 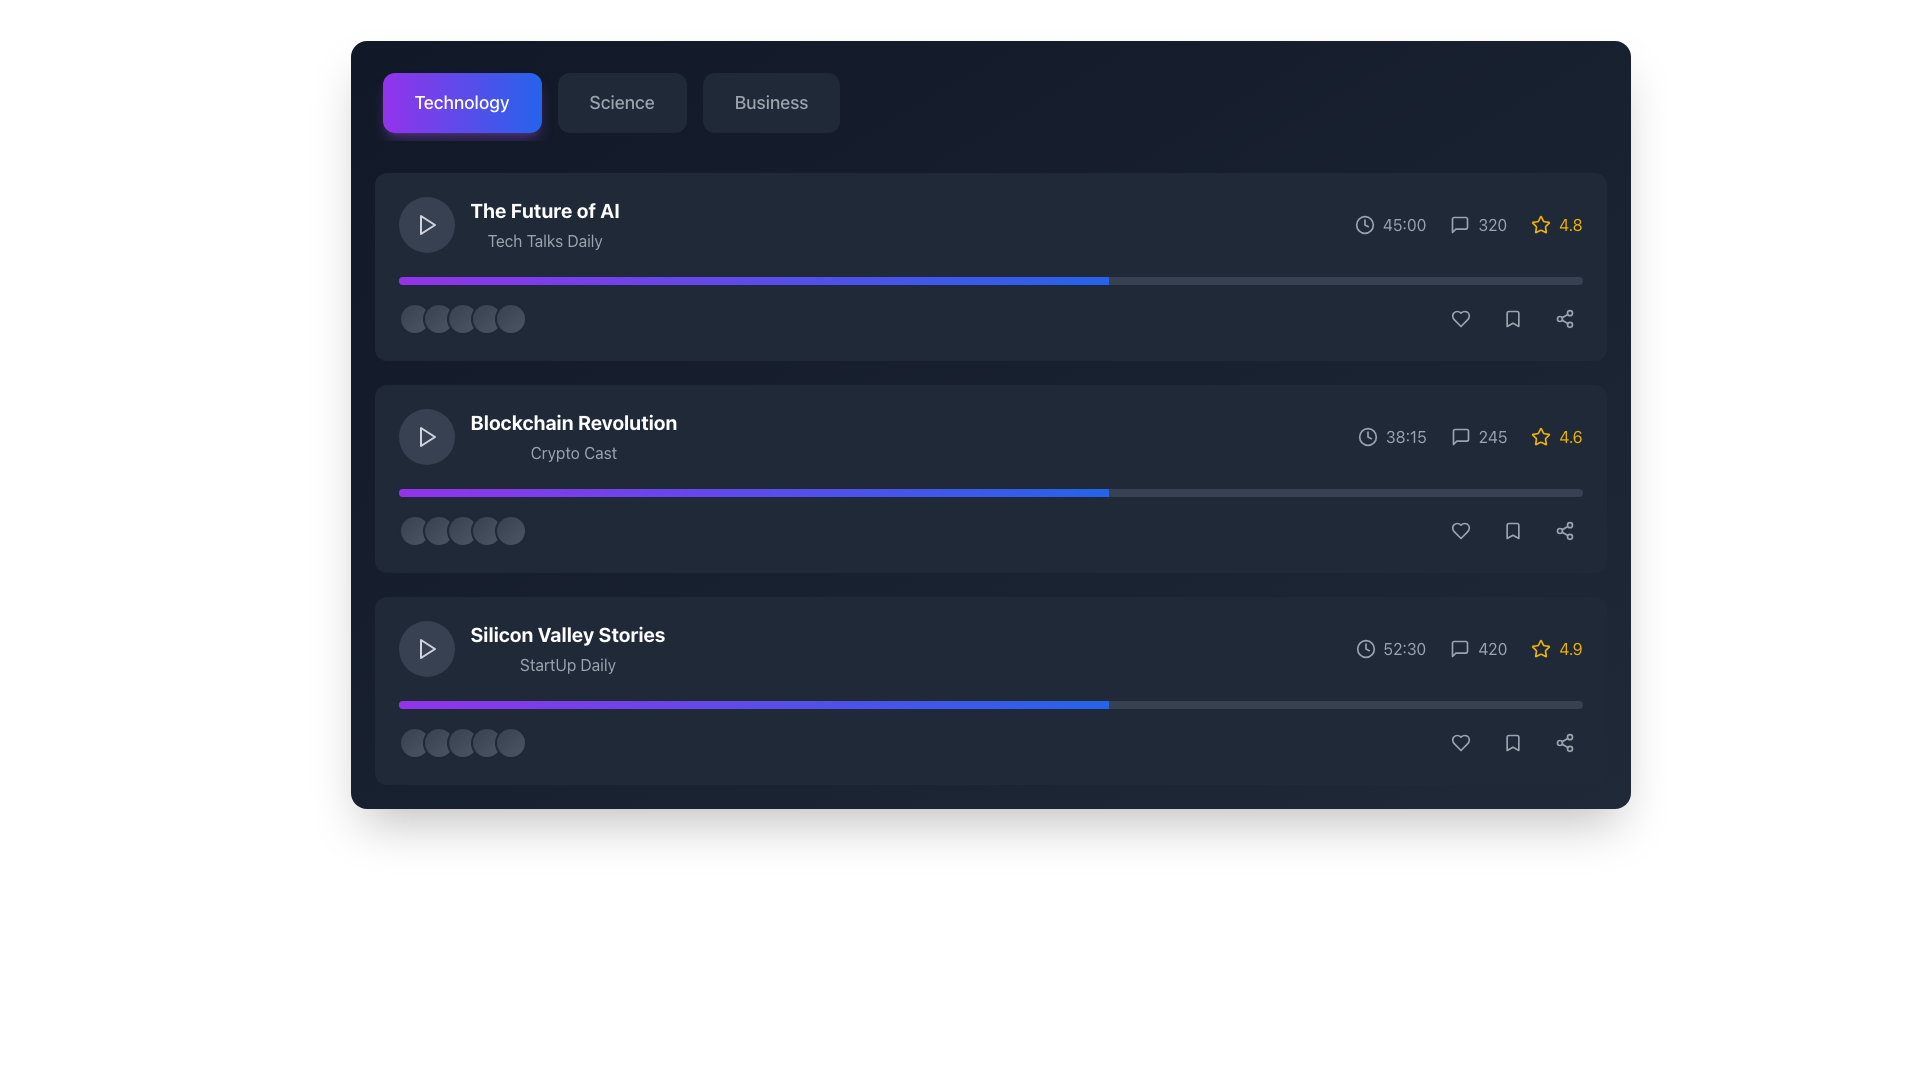 What do you see at coordinates (621, 103) in the screenshot?
I see `the 'Science' text label in the navigation menu, which is styled in a large, bold font with a light gray color on a dark gray background, located centrally between 'Technology' and 'Business'` at bounding box center [621, 103].